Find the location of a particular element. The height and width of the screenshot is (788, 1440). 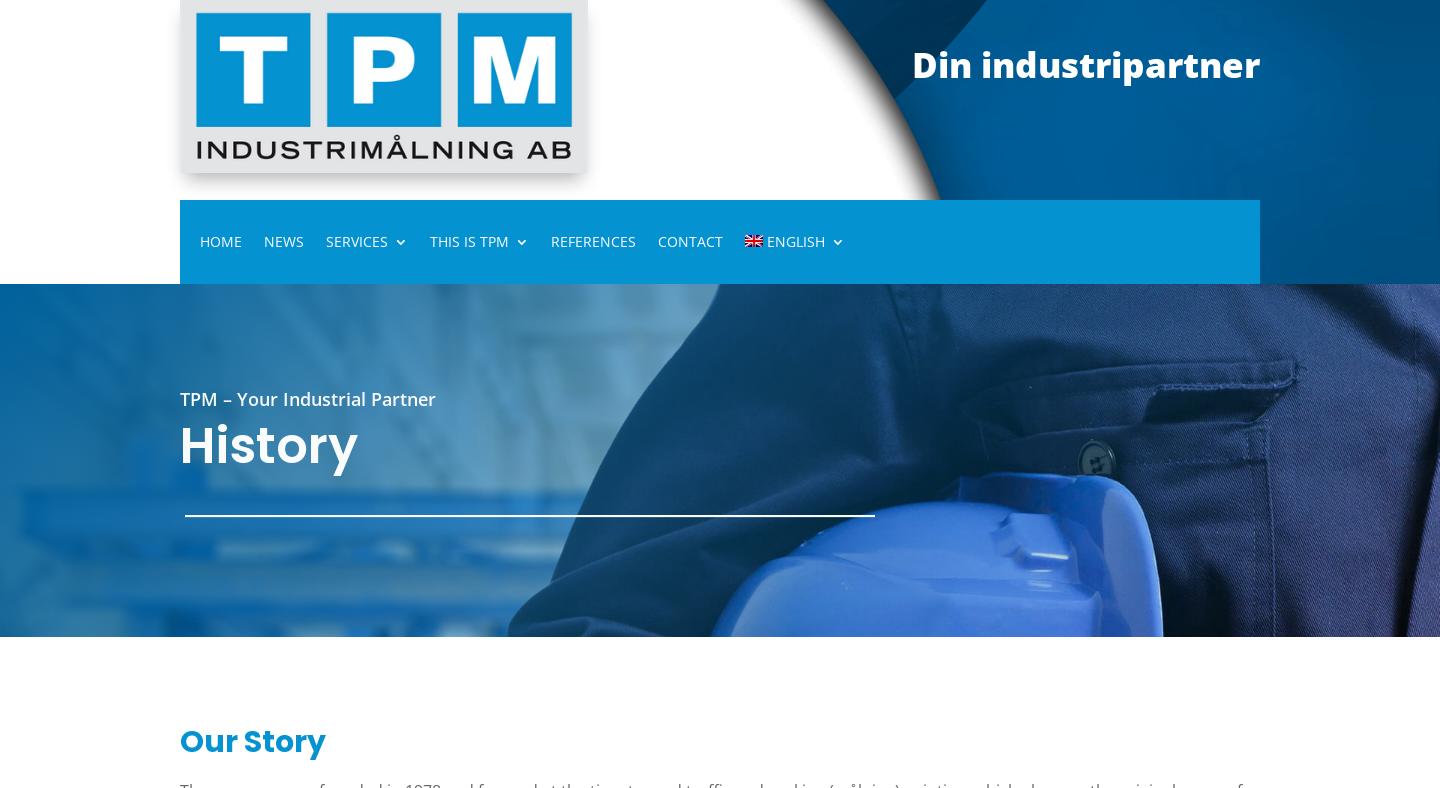

'Line Painting' is located at coordinates (403, 417).